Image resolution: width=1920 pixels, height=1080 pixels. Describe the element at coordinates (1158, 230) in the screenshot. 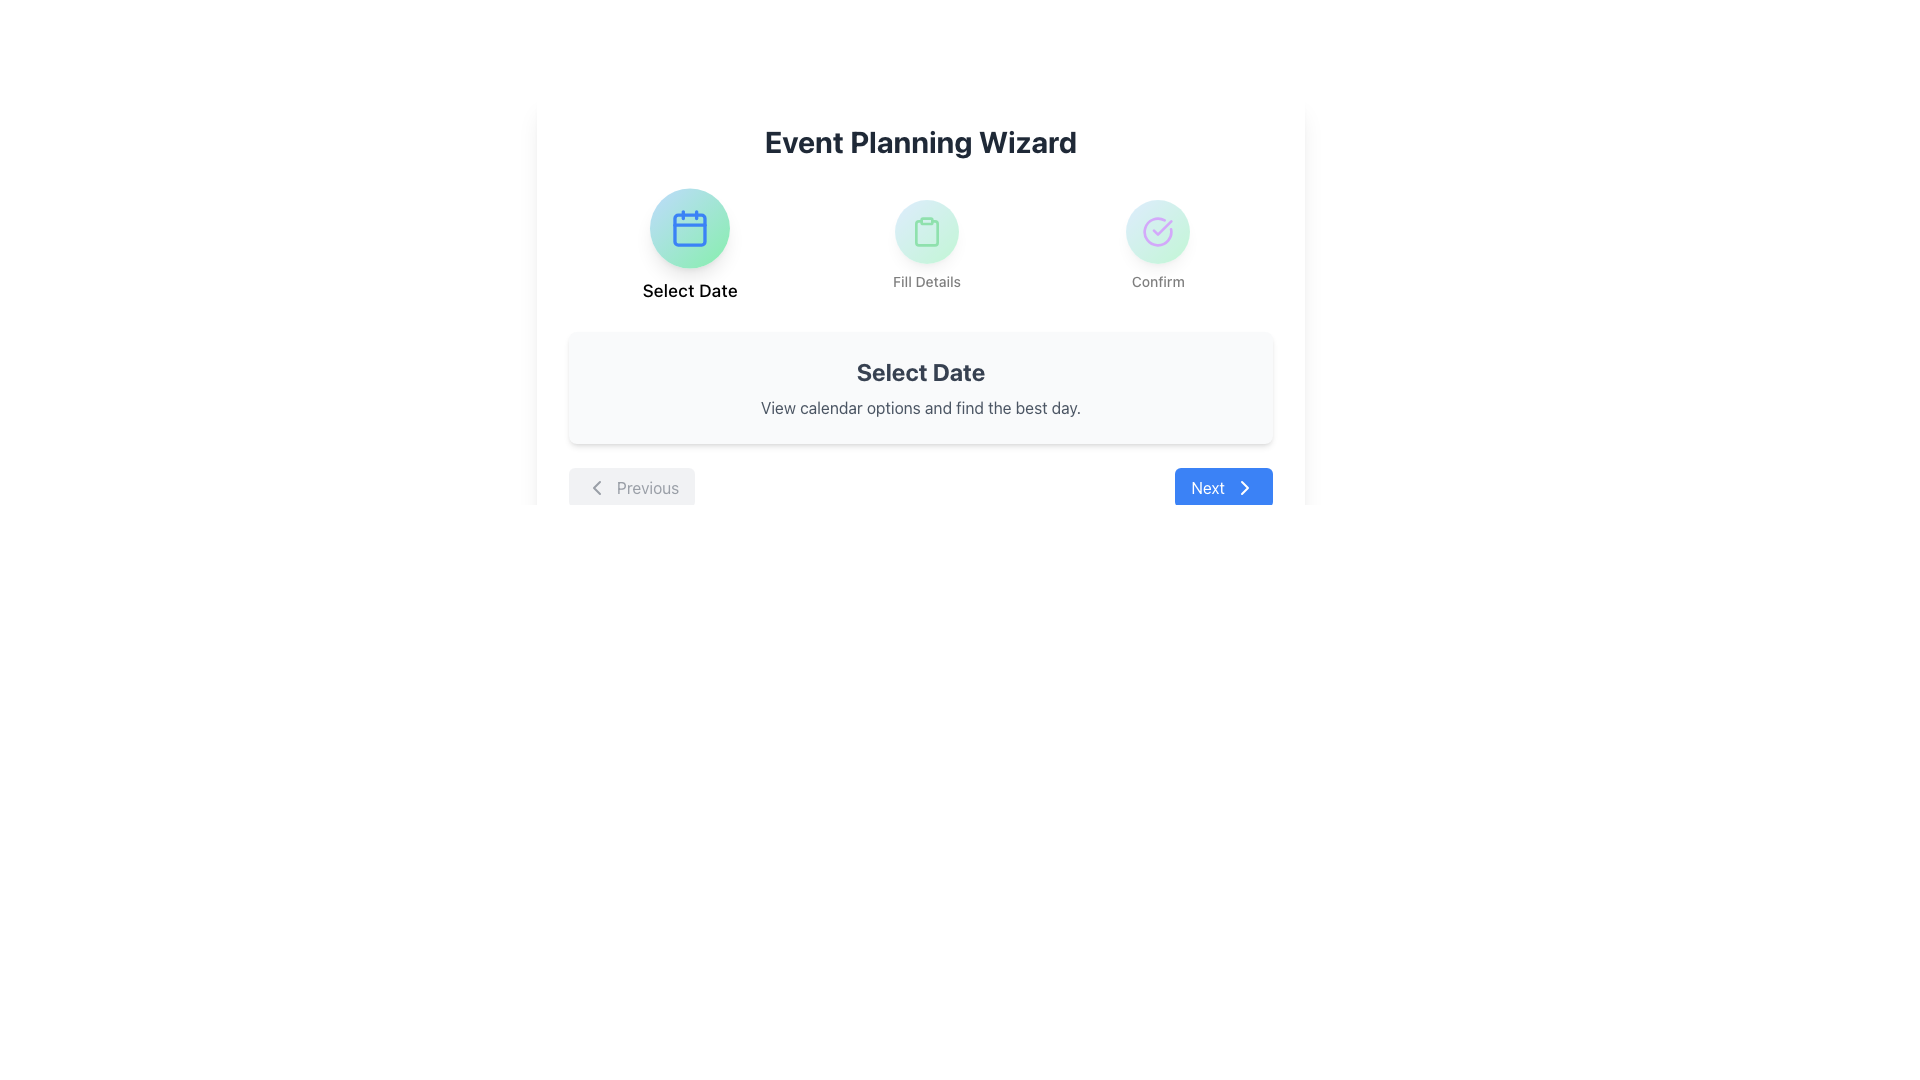

I see `the 'Confirm' icon located at the top-right of the Event Planning Wizard interface, which is the third icon in a horizontal sequence` at that location.